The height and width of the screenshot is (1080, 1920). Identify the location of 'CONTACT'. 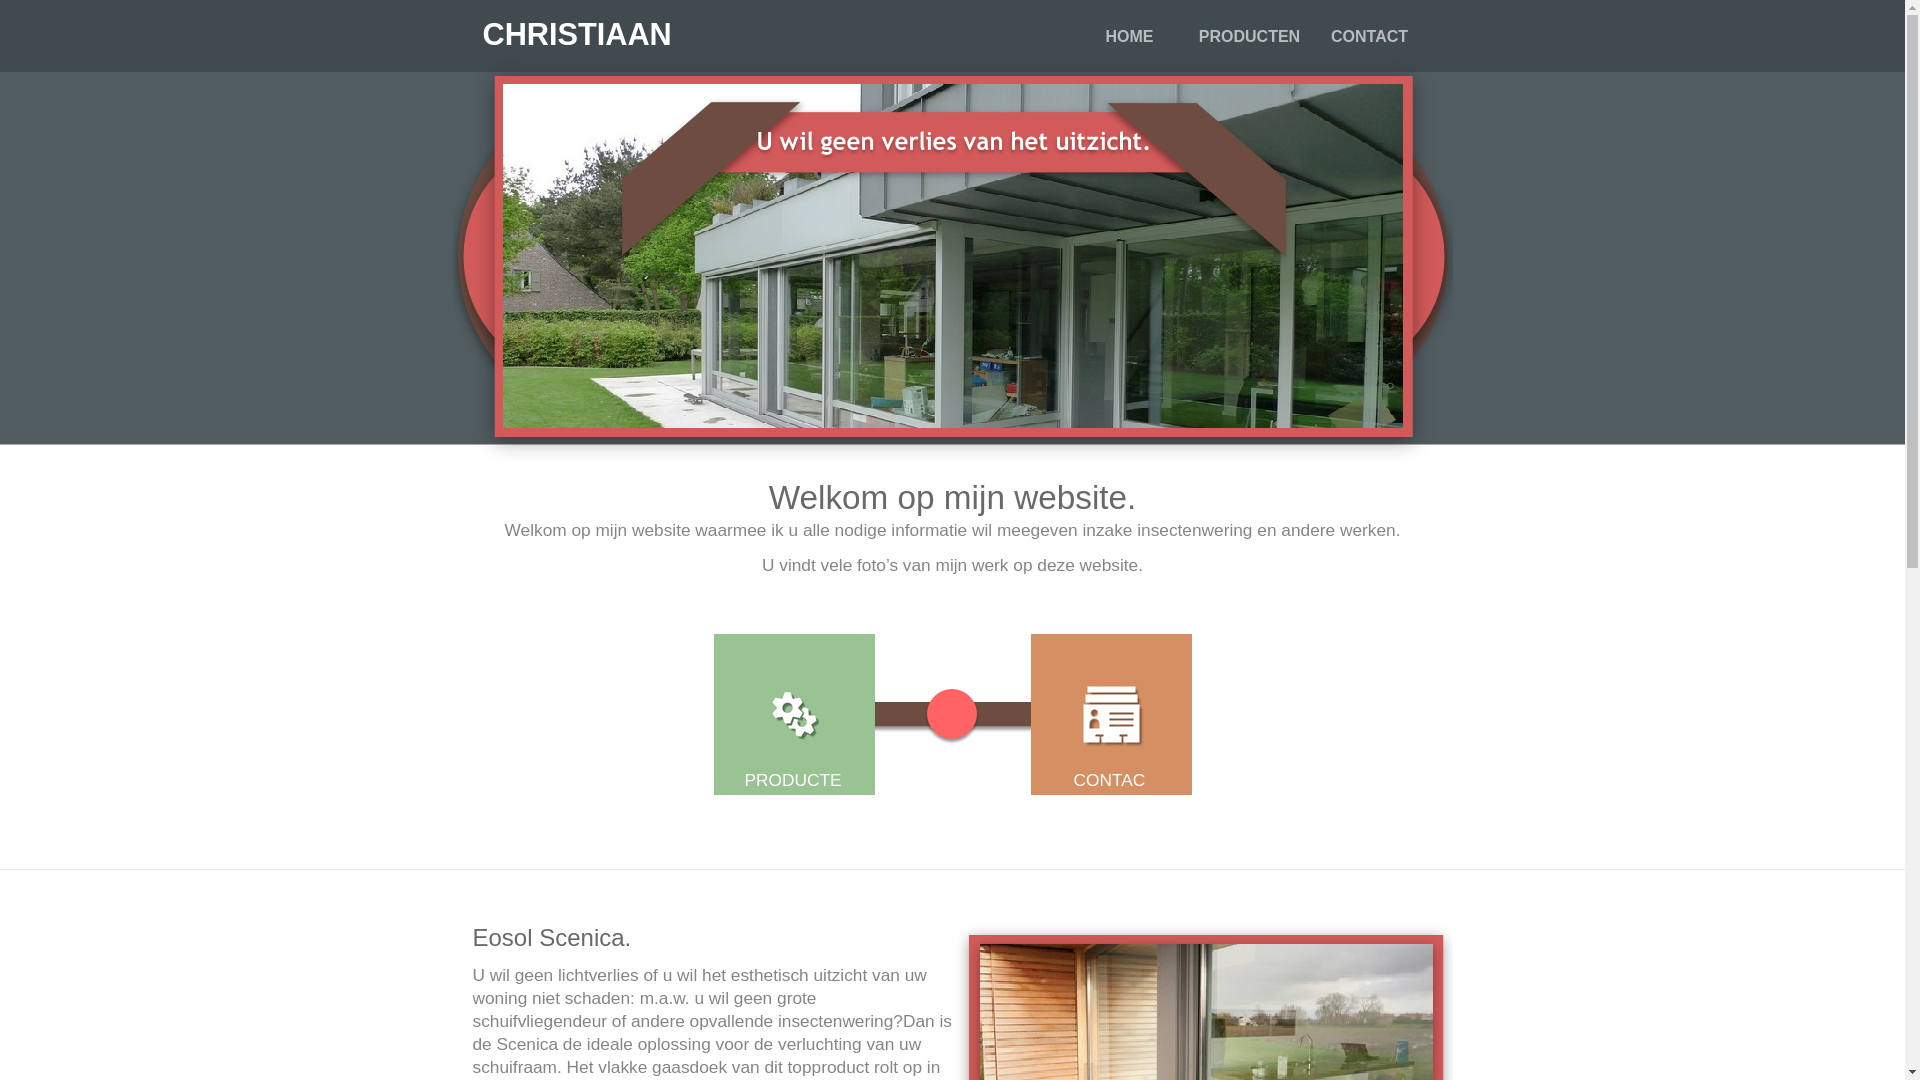
(1310, 37).